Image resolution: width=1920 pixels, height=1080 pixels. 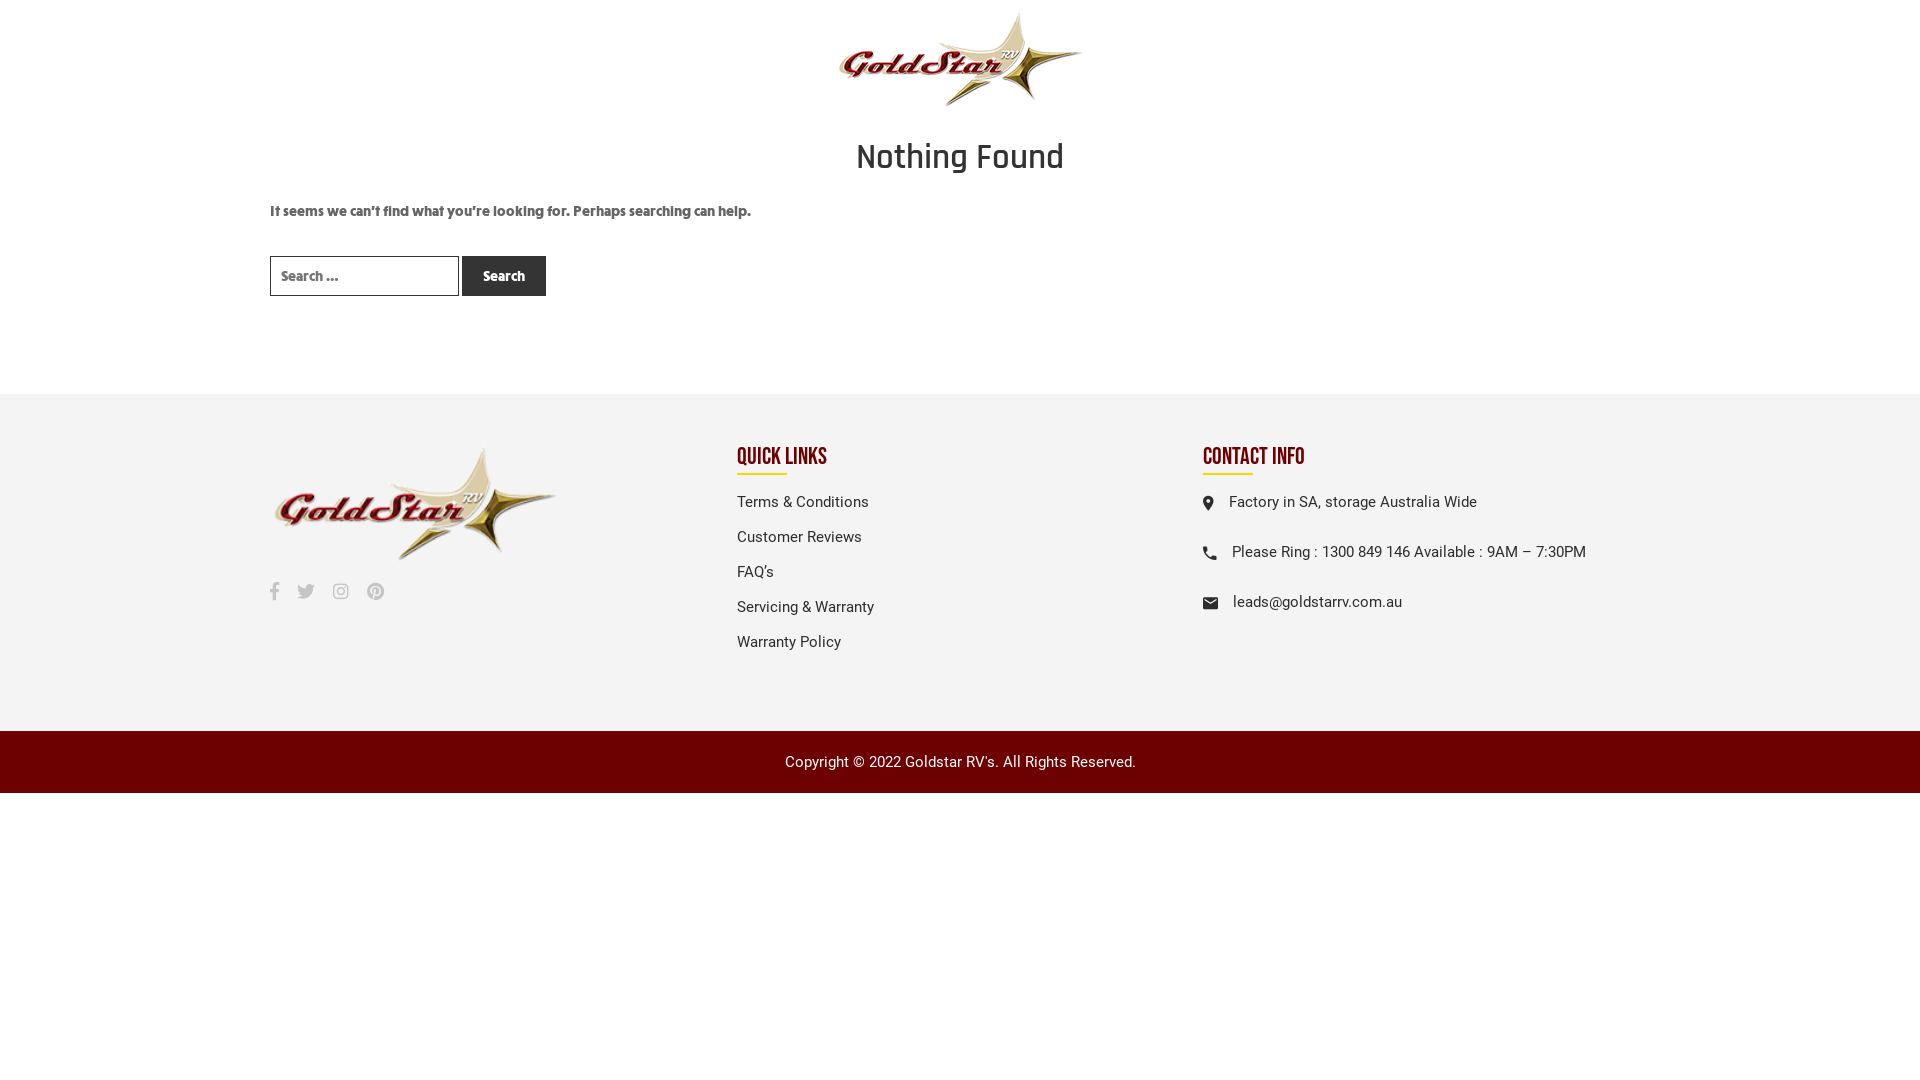 I want to click on 'Customer Reviews', so click(x=736, y=535).